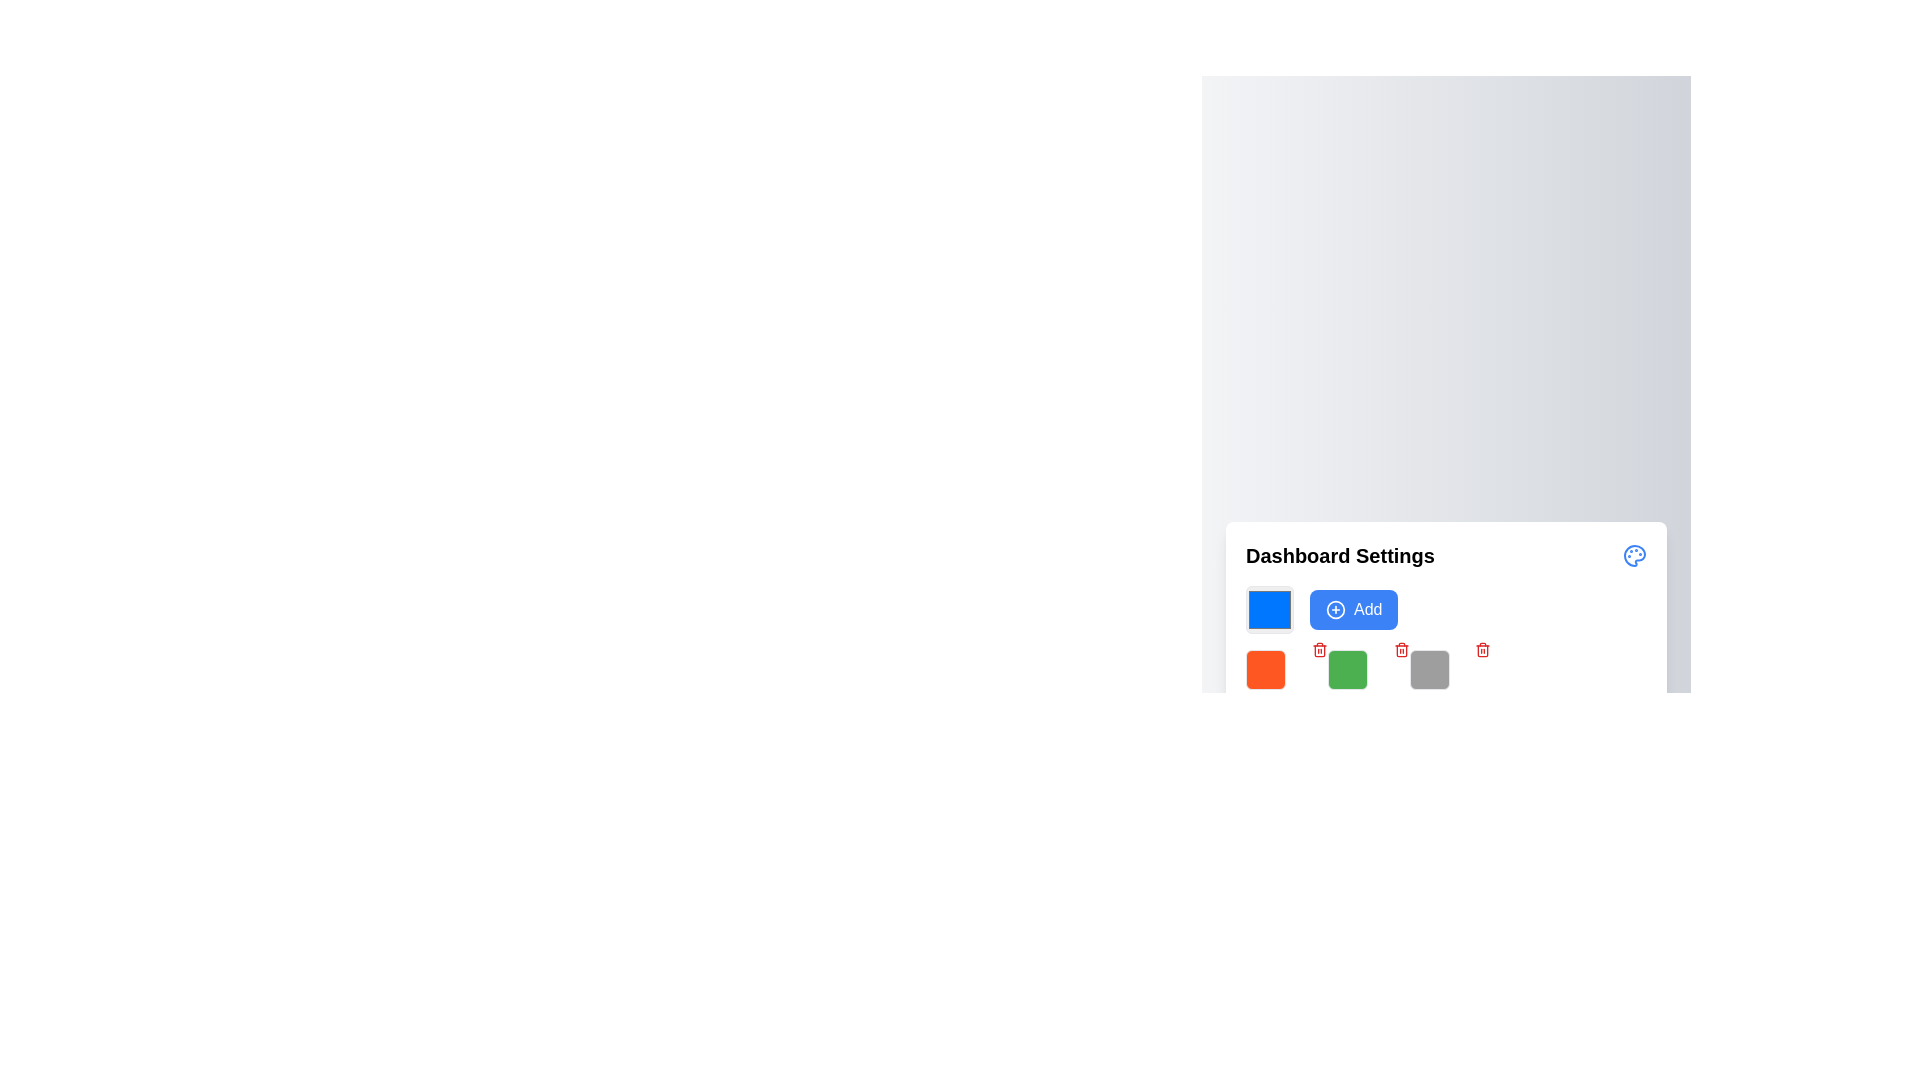 The image size is (1920, 1080). Describe the element at coordinates (1428, 670) in the screenshot. I see `the square-shaped button with rounded corners, located in the 'Dashboard Settings' area` at that location.